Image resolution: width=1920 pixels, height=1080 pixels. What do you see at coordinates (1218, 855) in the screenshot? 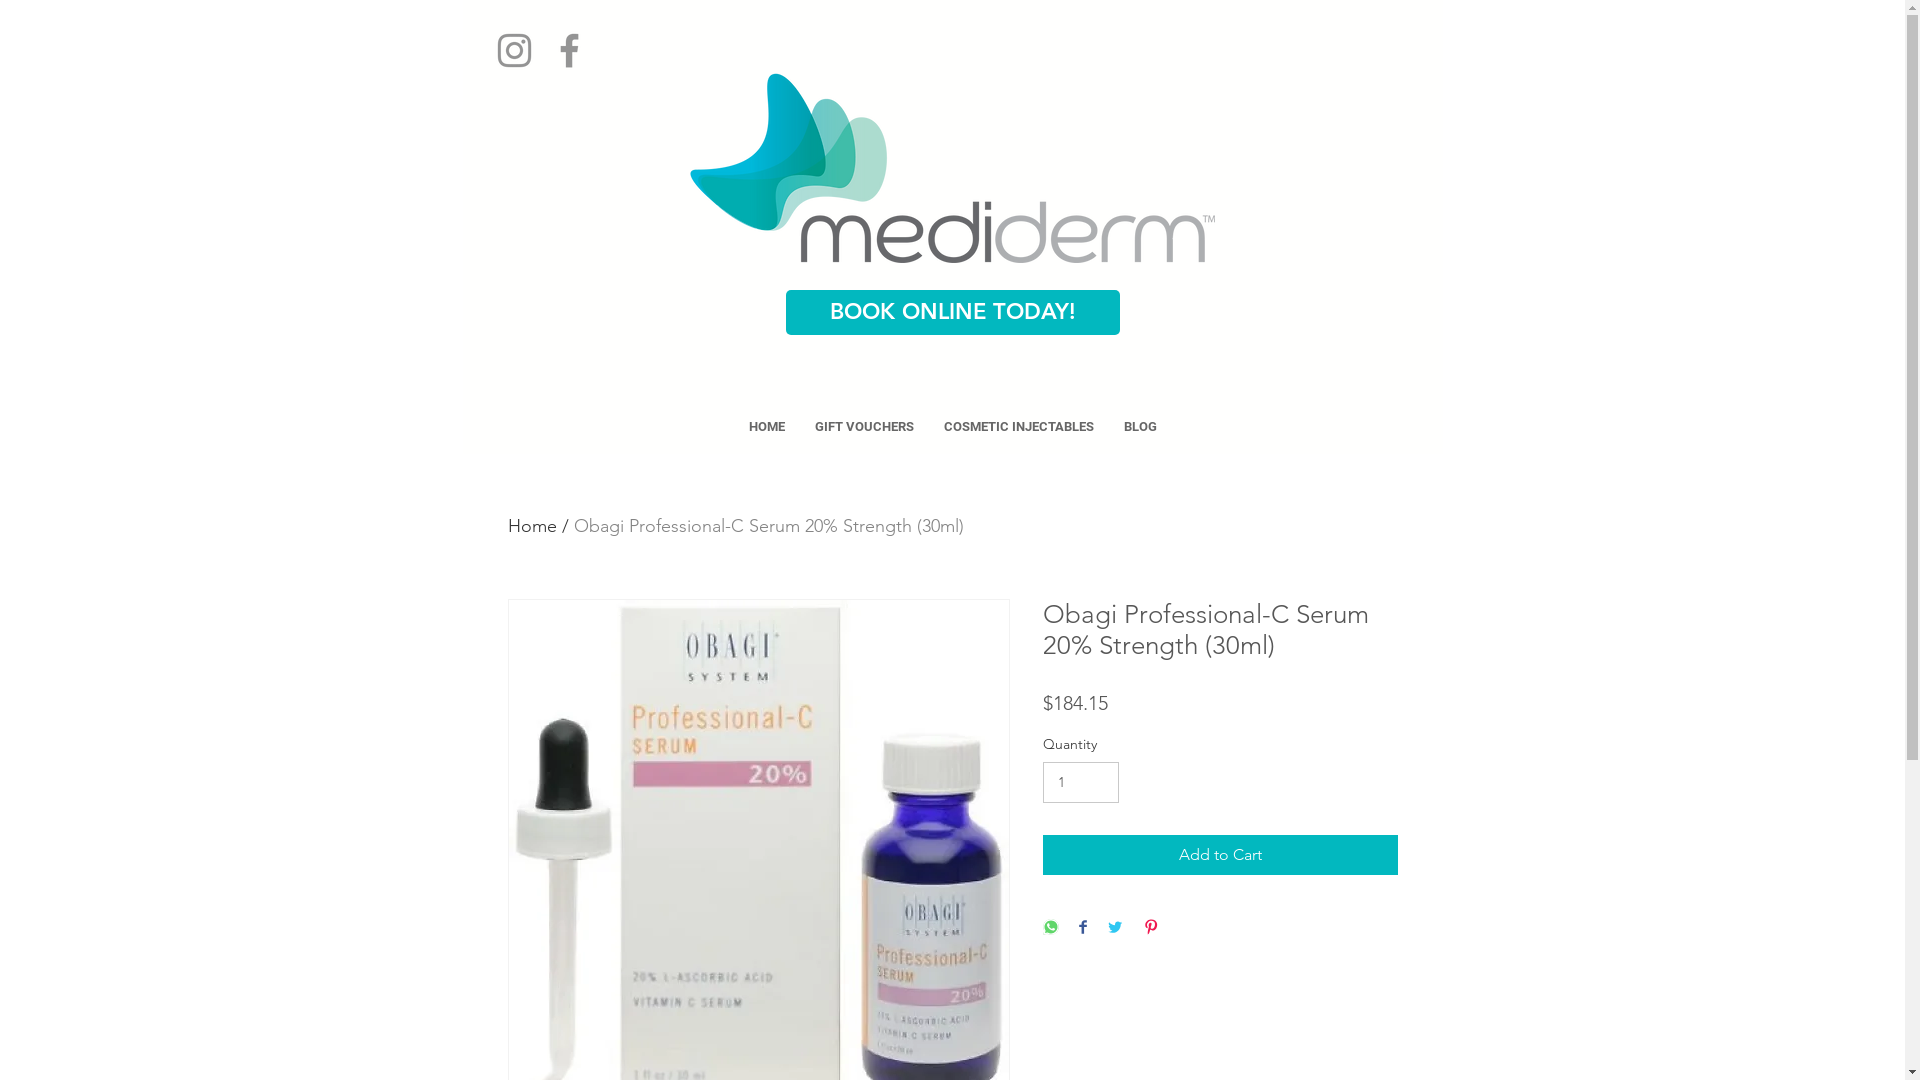
I see `'Add to Cart'` at bounding box center [1218, 855].